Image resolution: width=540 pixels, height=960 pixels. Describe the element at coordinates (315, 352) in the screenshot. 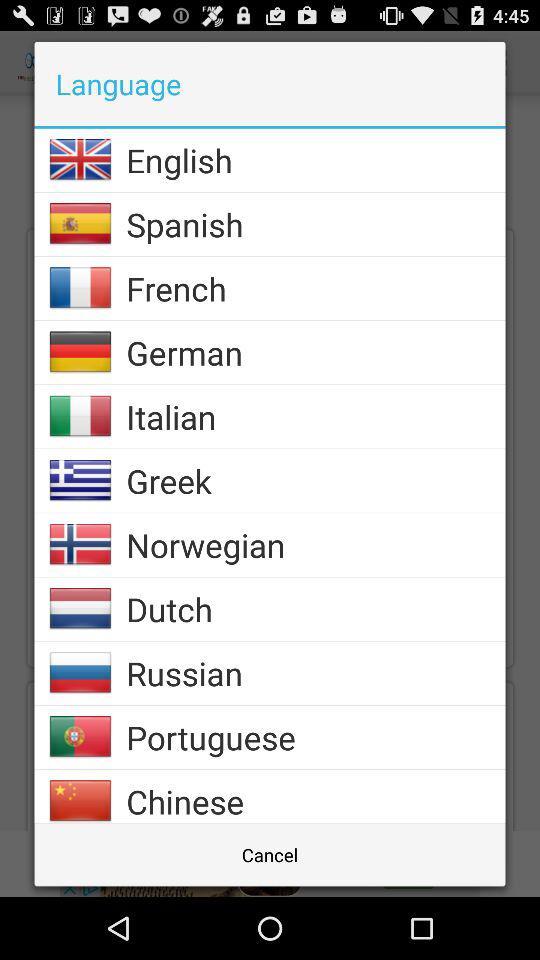

I see `icon above the italian item` at that location.